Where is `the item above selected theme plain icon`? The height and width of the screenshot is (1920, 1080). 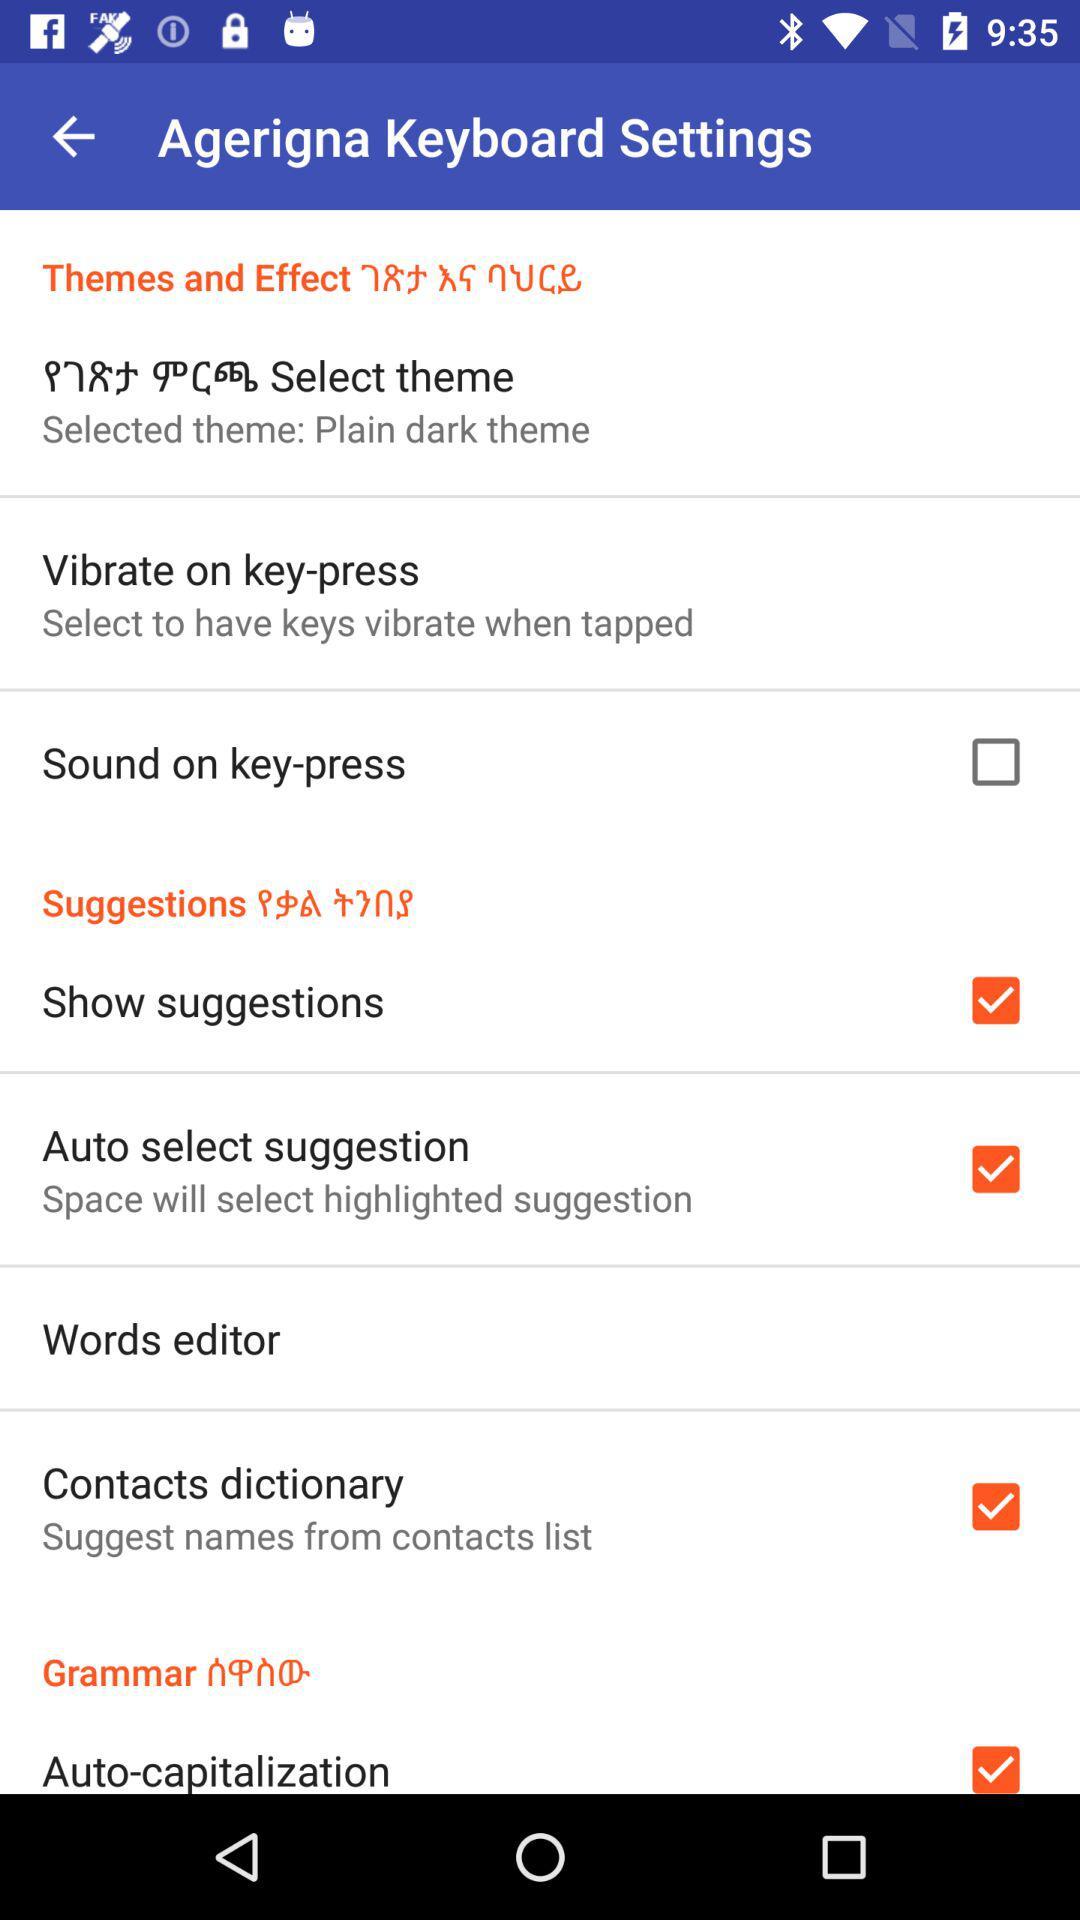
the item above selected theme plain icon is located at coordinates (278, 374).